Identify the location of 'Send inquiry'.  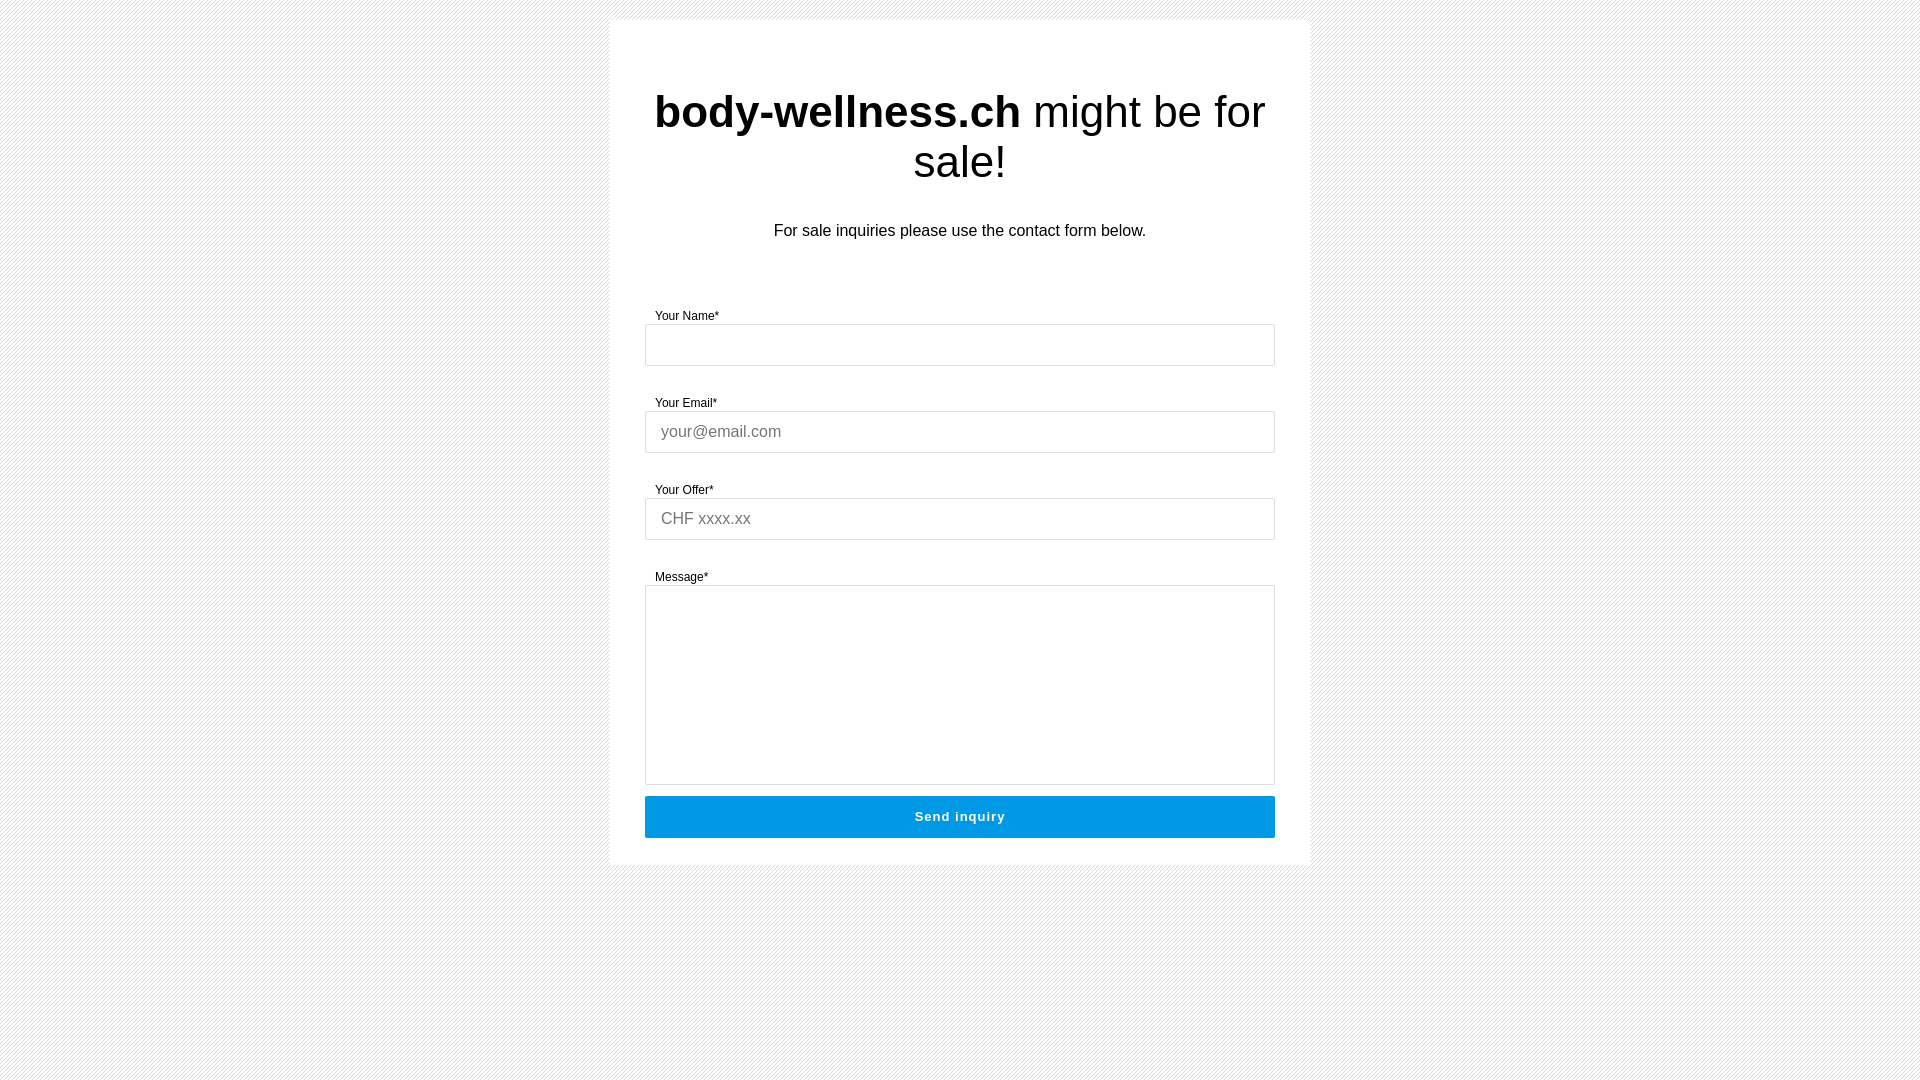
(960, 817).